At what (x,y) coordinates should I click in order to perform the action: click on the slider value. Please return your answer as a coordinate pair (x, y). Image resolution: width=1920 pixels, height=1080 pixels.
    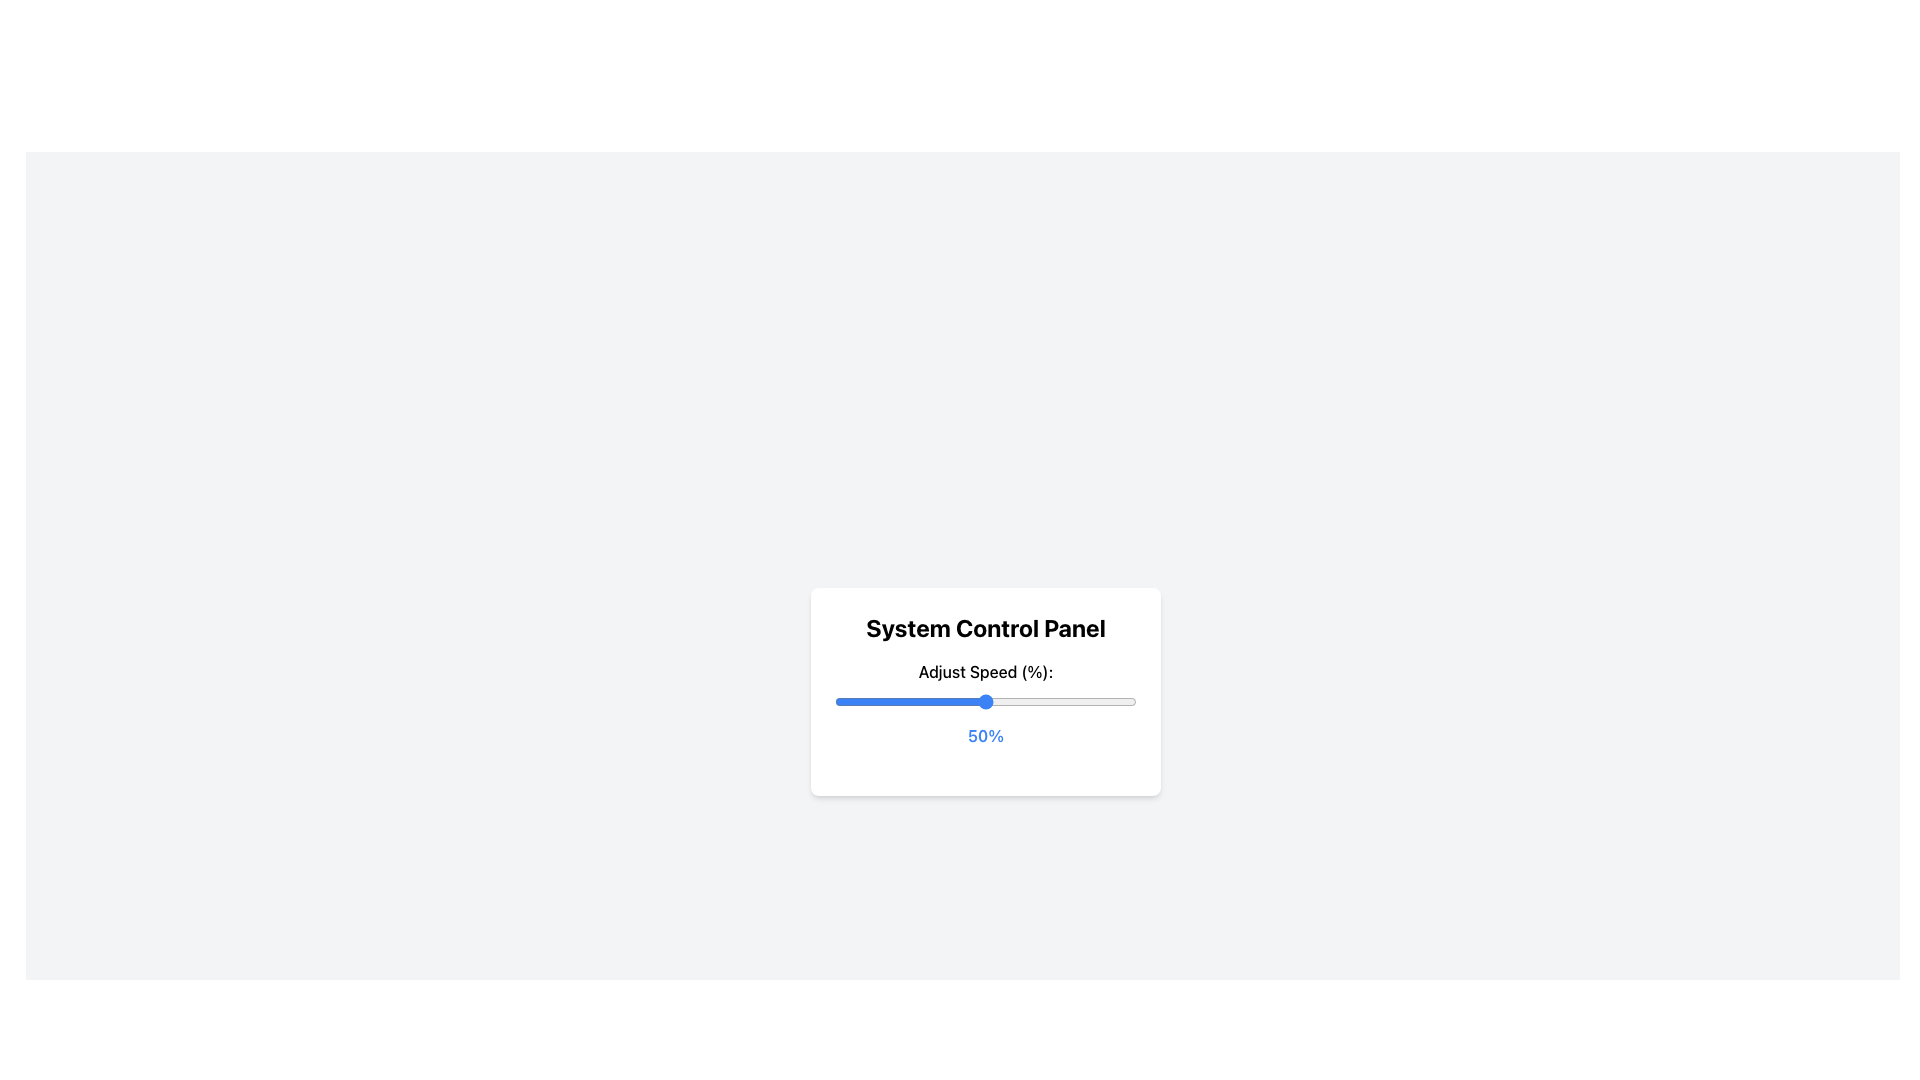
    Looking at the image, I should click on (897, 701).